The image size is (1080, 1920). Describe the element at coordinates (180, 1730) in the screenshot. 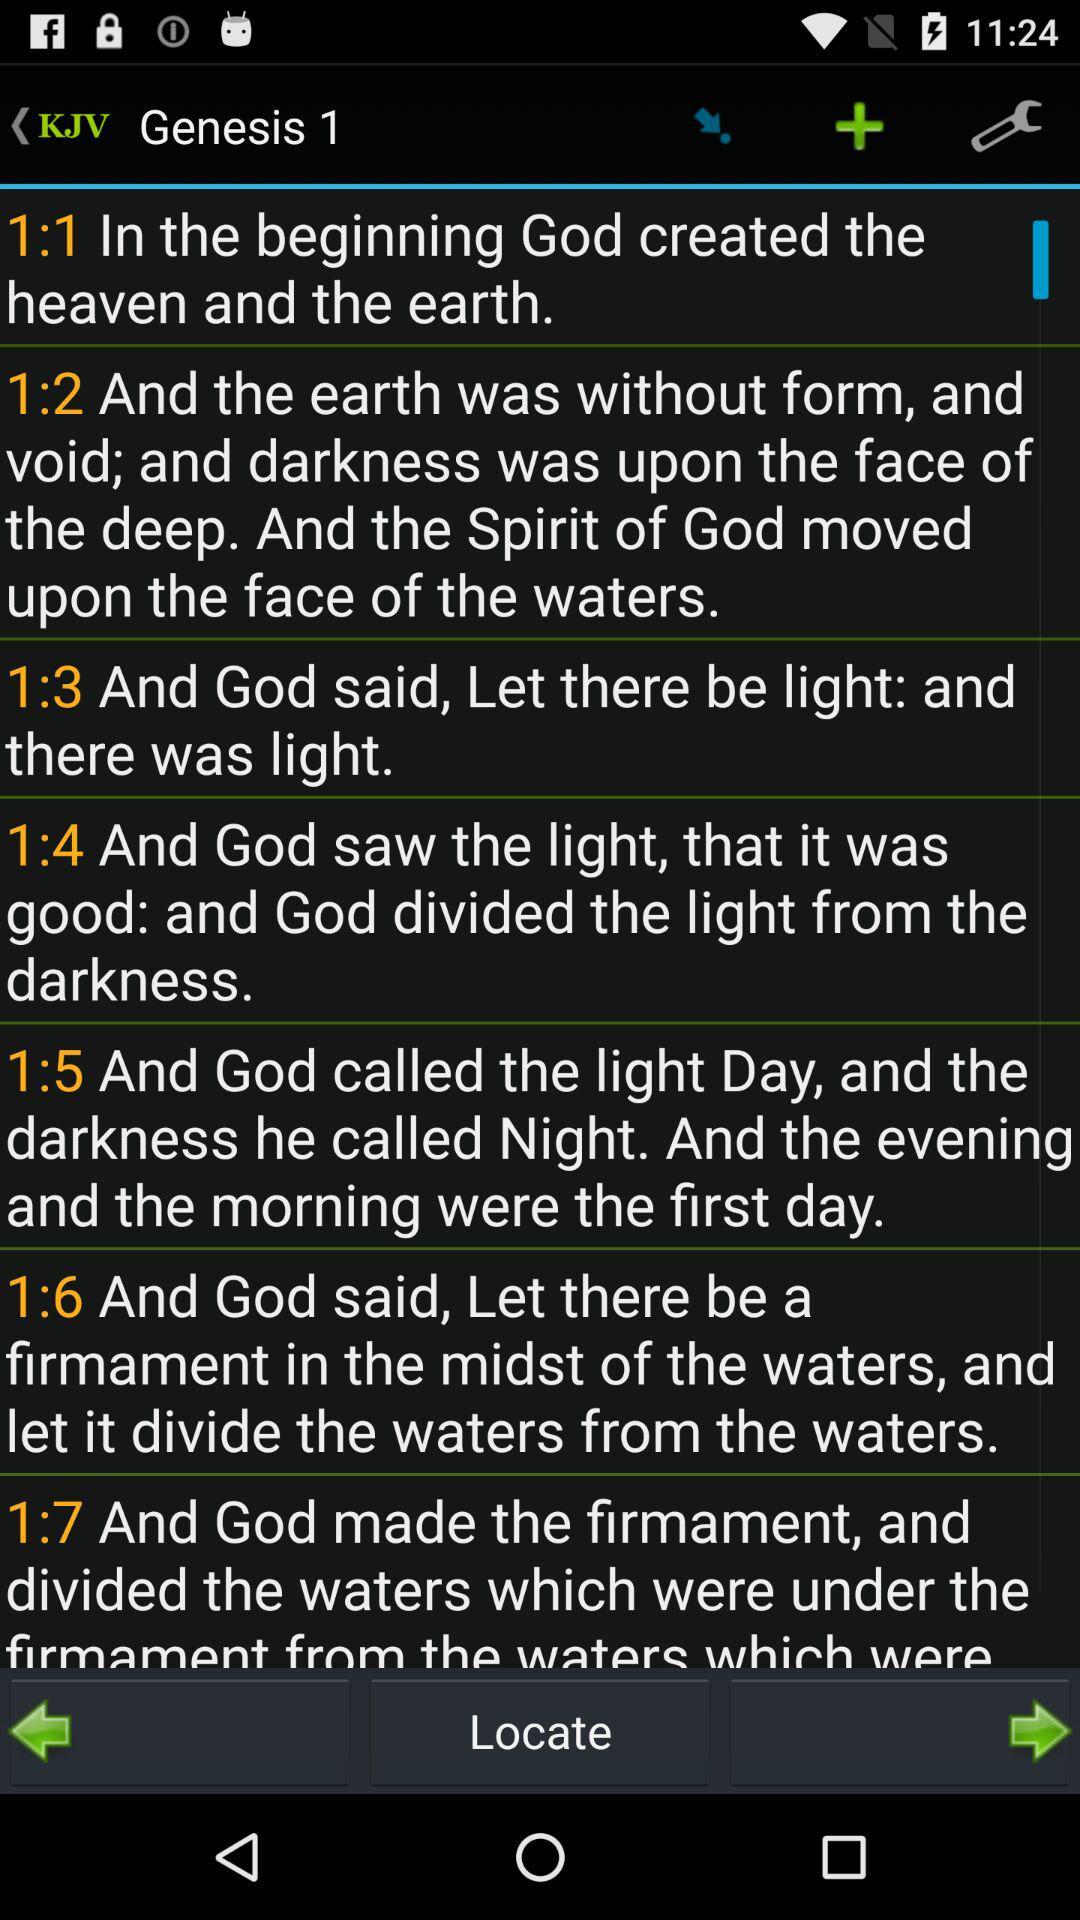

I see `icon to the left of the locate item` at that location.